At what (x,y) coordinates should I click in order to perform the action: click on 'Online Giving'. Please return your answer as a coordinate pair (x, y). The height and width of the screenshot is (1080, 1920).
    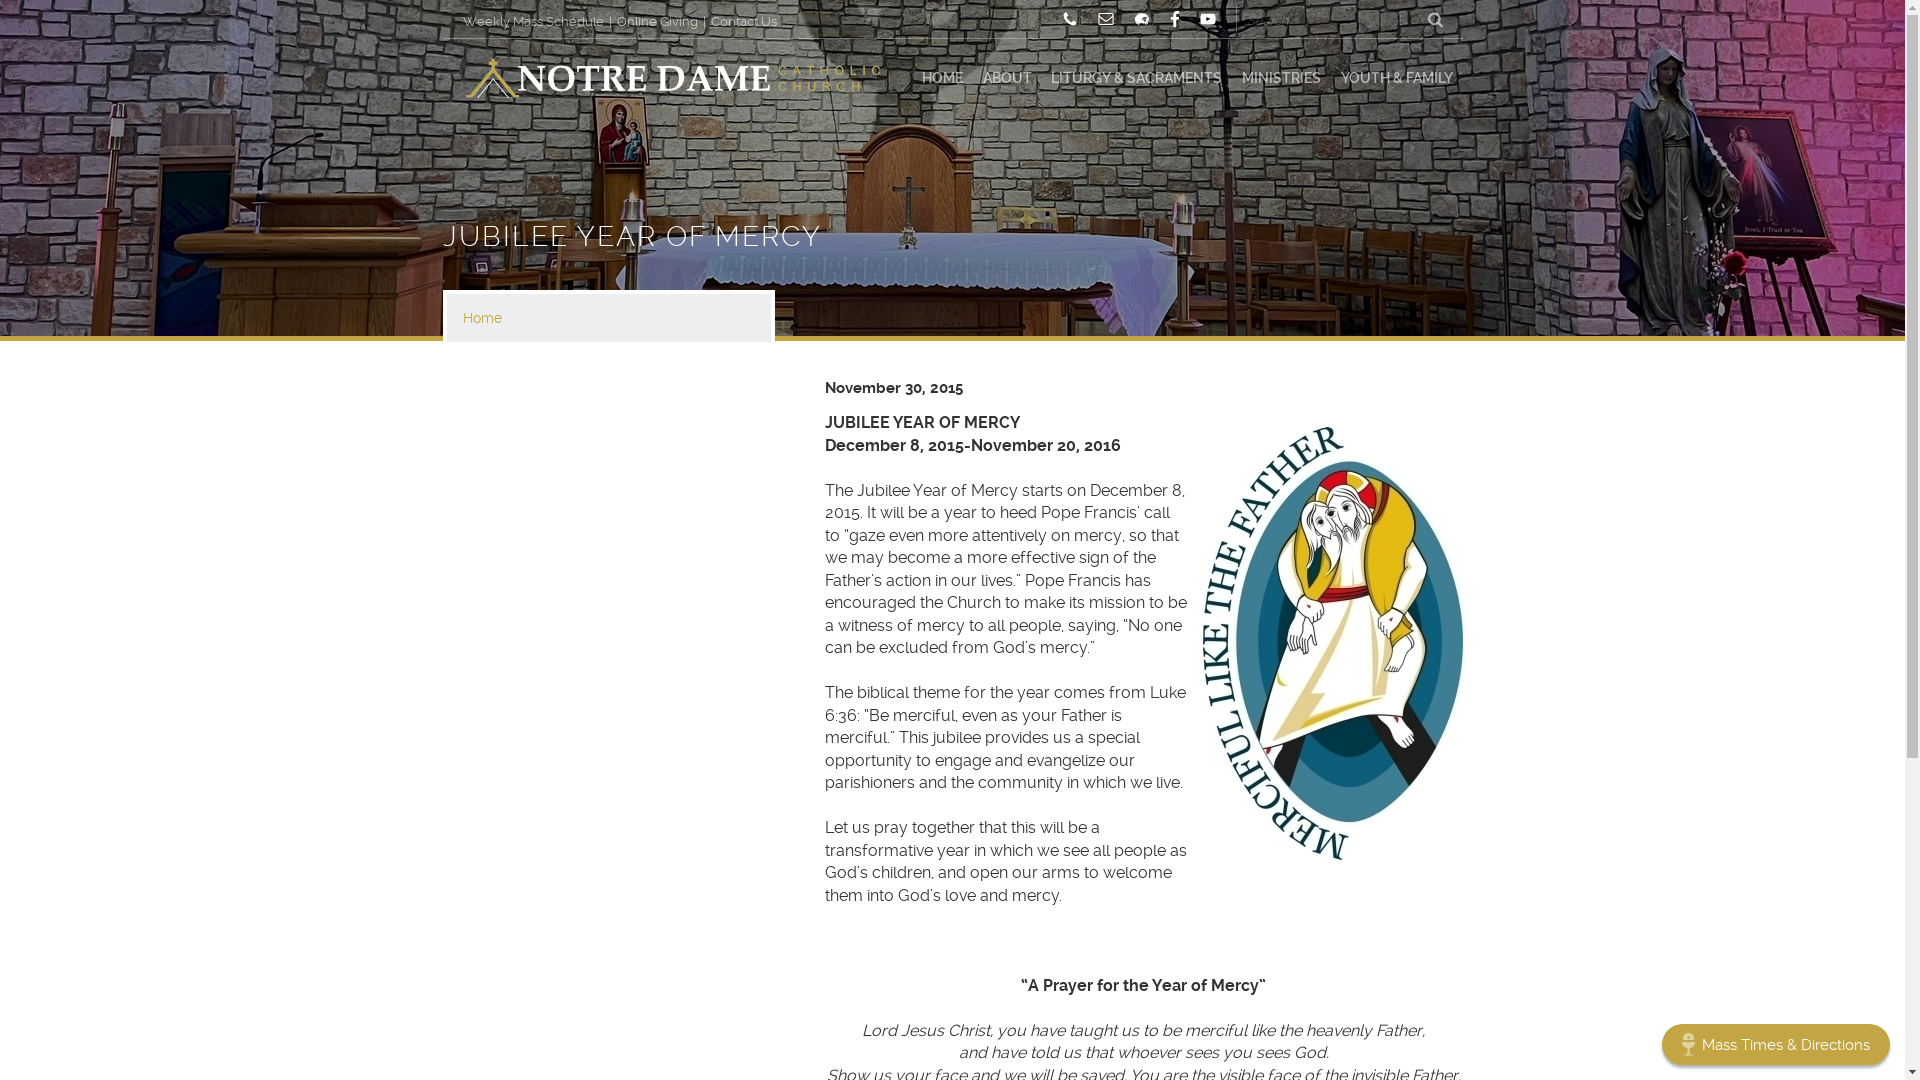
    Looking at the image, I should click on (654, 22).